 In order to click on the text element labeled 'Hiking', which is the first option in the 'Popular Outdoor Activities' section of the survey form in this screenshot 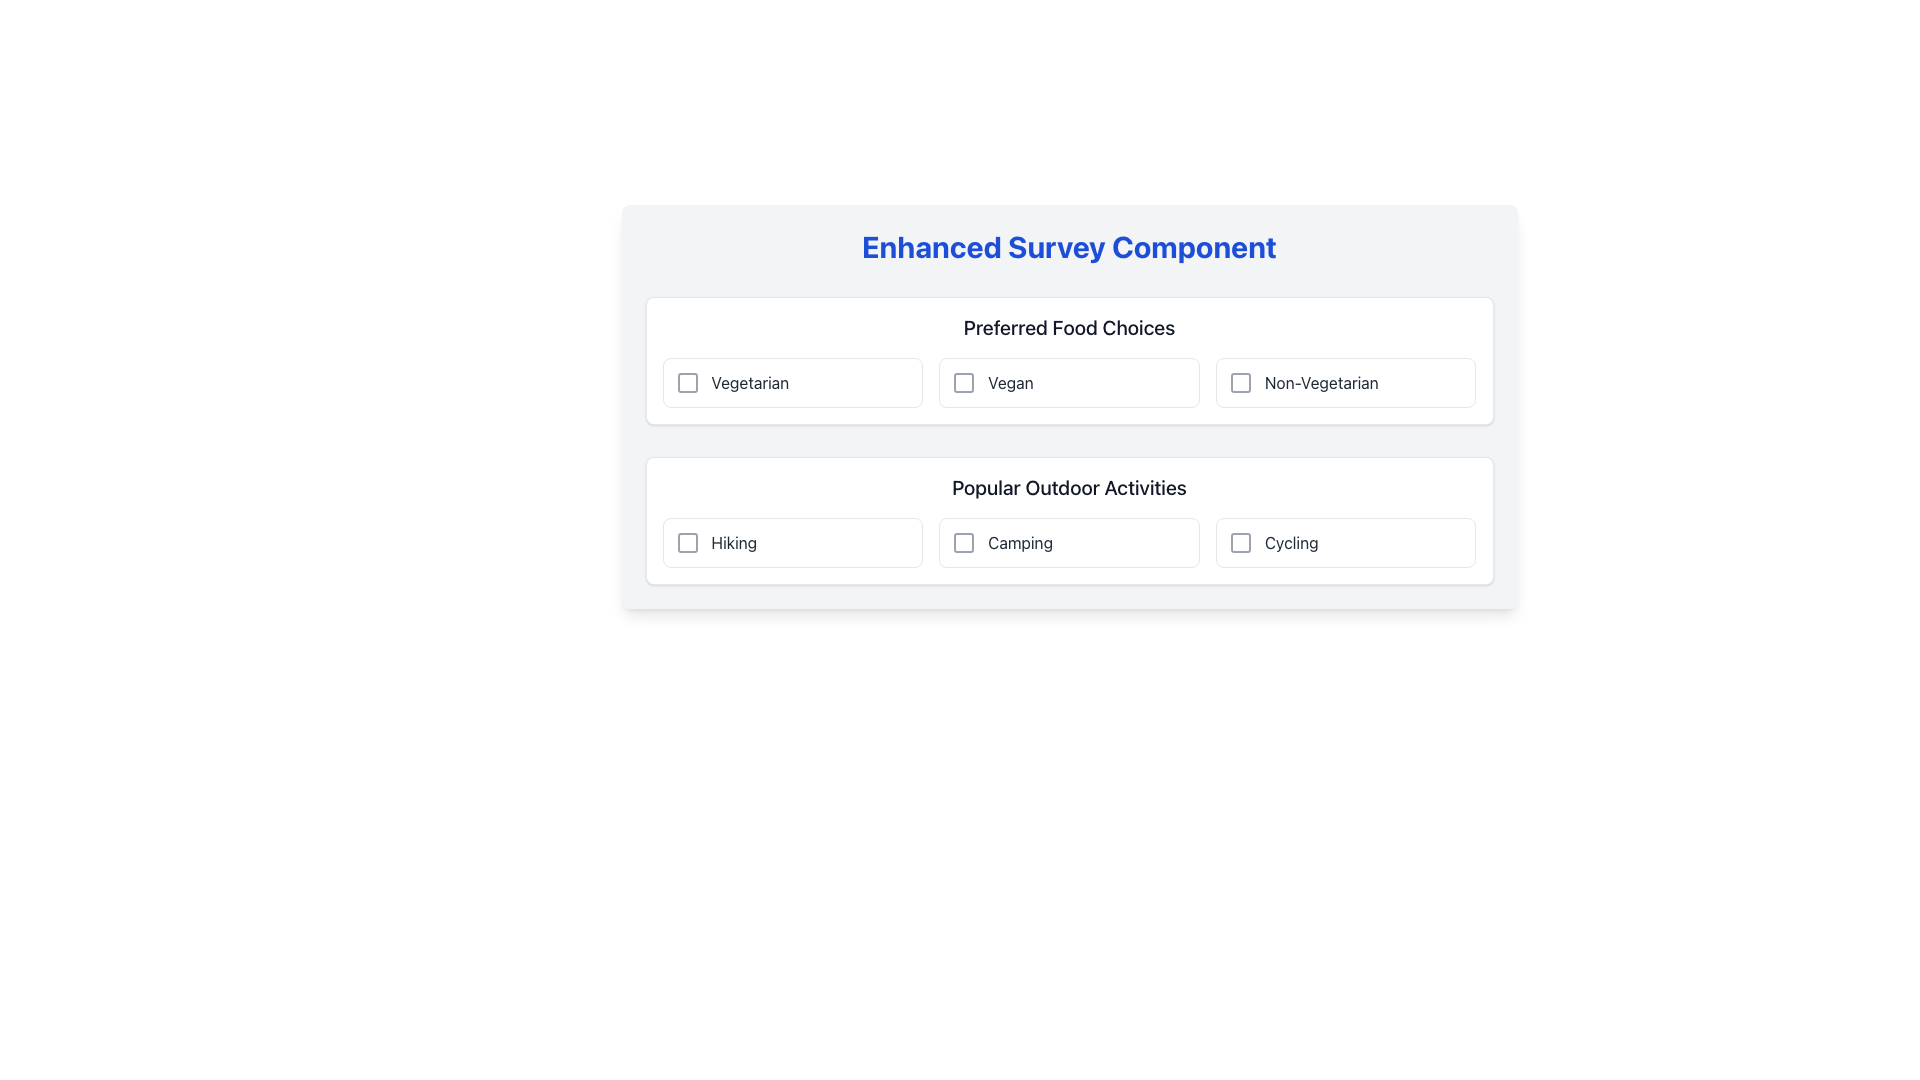, I will do `click(733, 543)`.